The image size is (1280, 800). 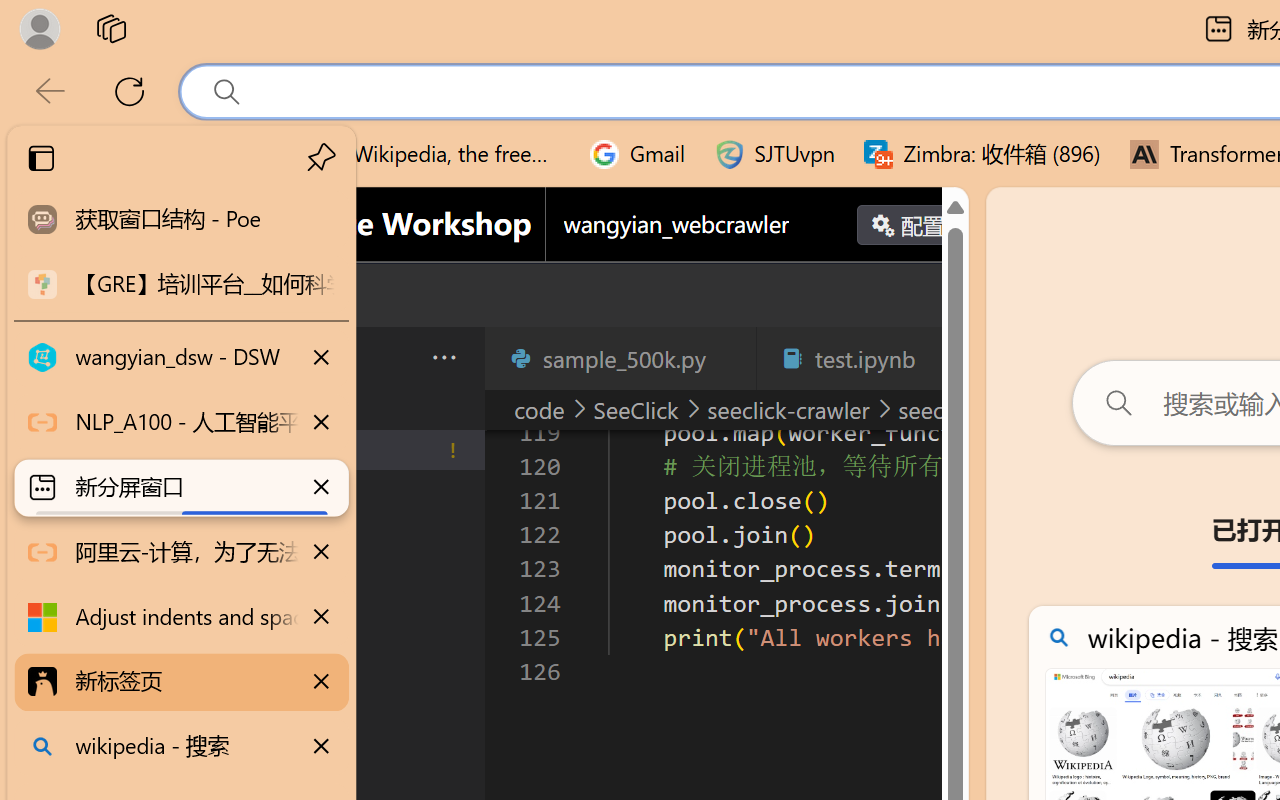 I want to click on 'SJTUvpn', so click(x=773, y=154).